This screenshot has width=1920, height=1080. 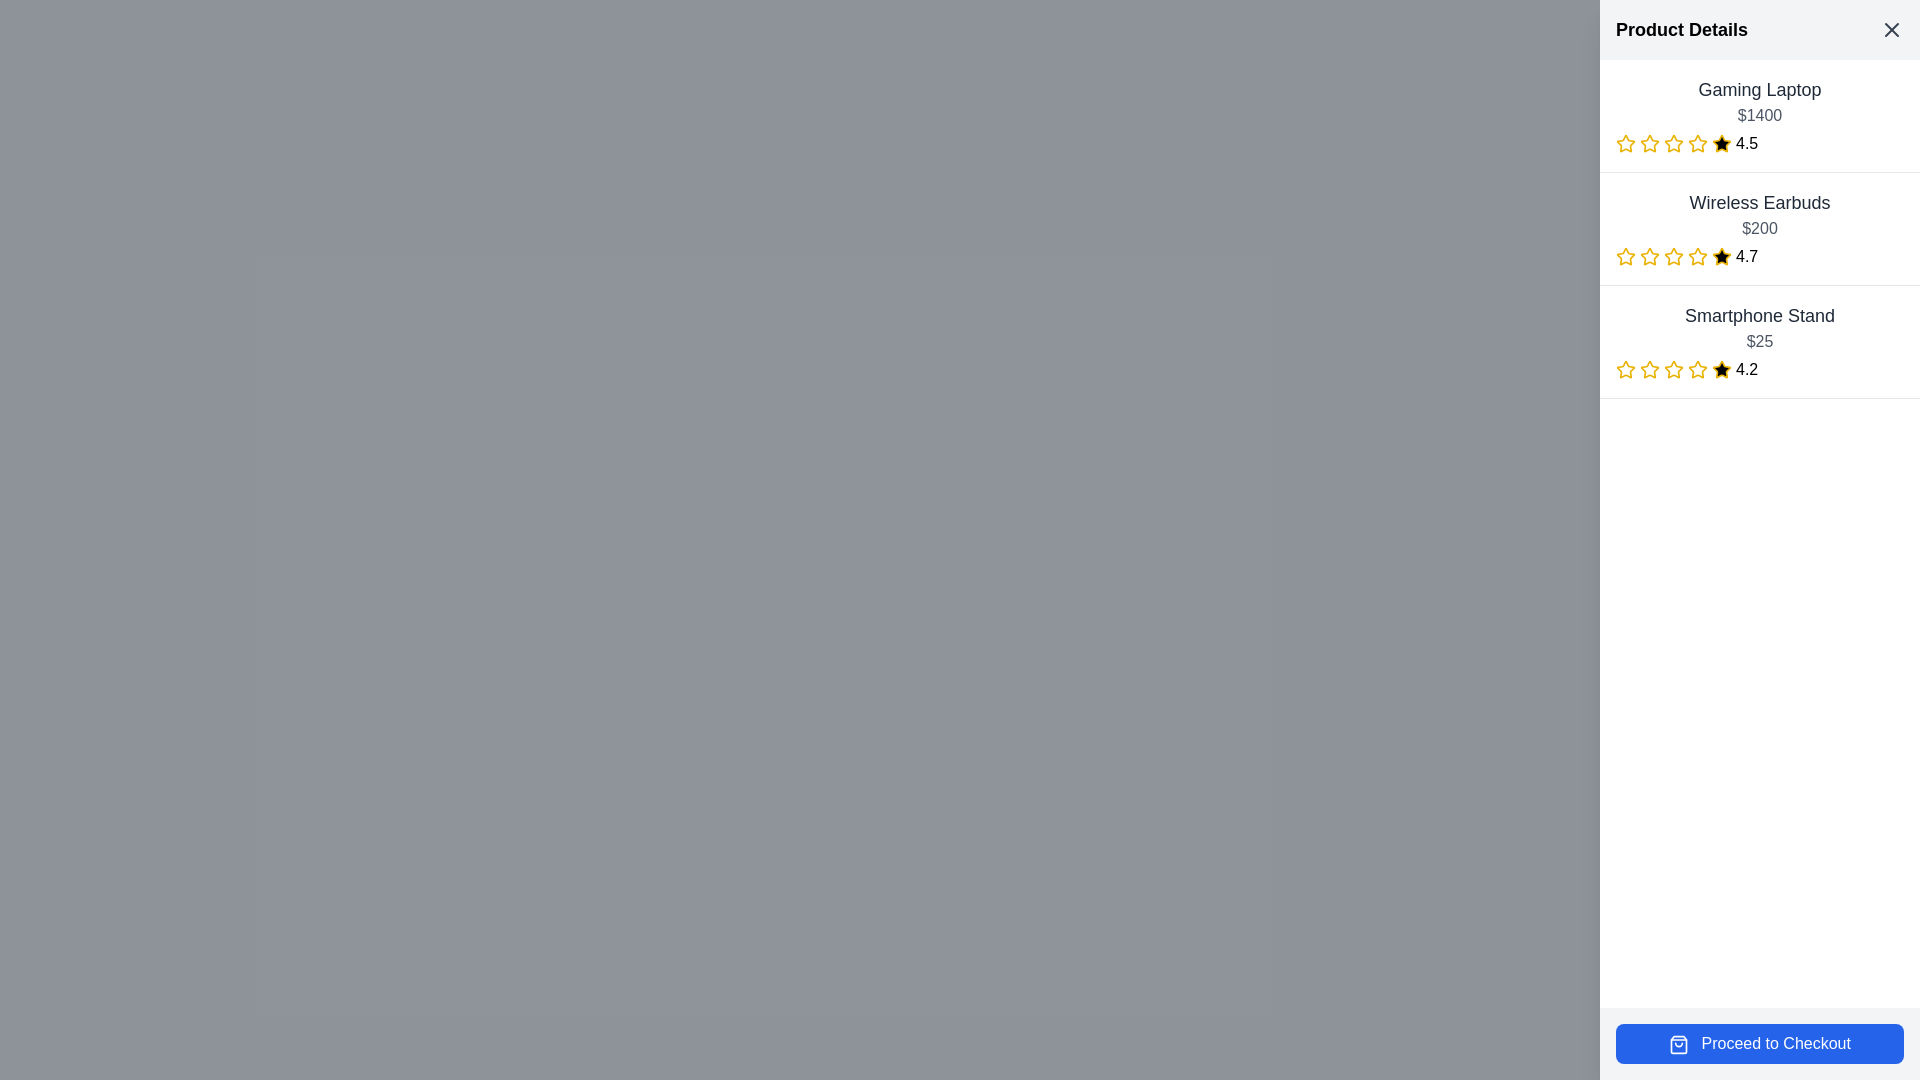 I want to click on the fifth yellow star icon in a series of five star icons under the 'Gaming Laptop' product, so click(x=1697, y=142).